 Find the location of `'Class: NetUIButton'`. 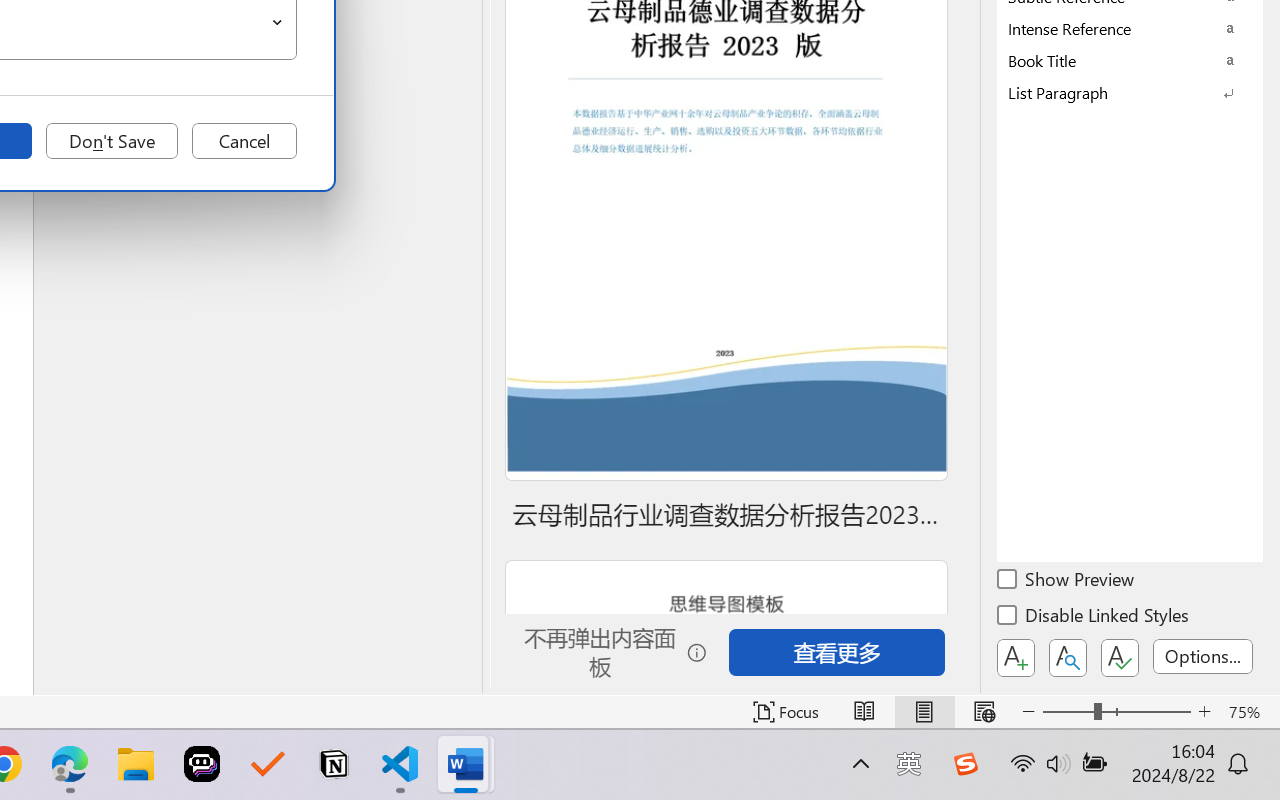

'Class: NetUIButton' is located at coordinates (1120, 657).